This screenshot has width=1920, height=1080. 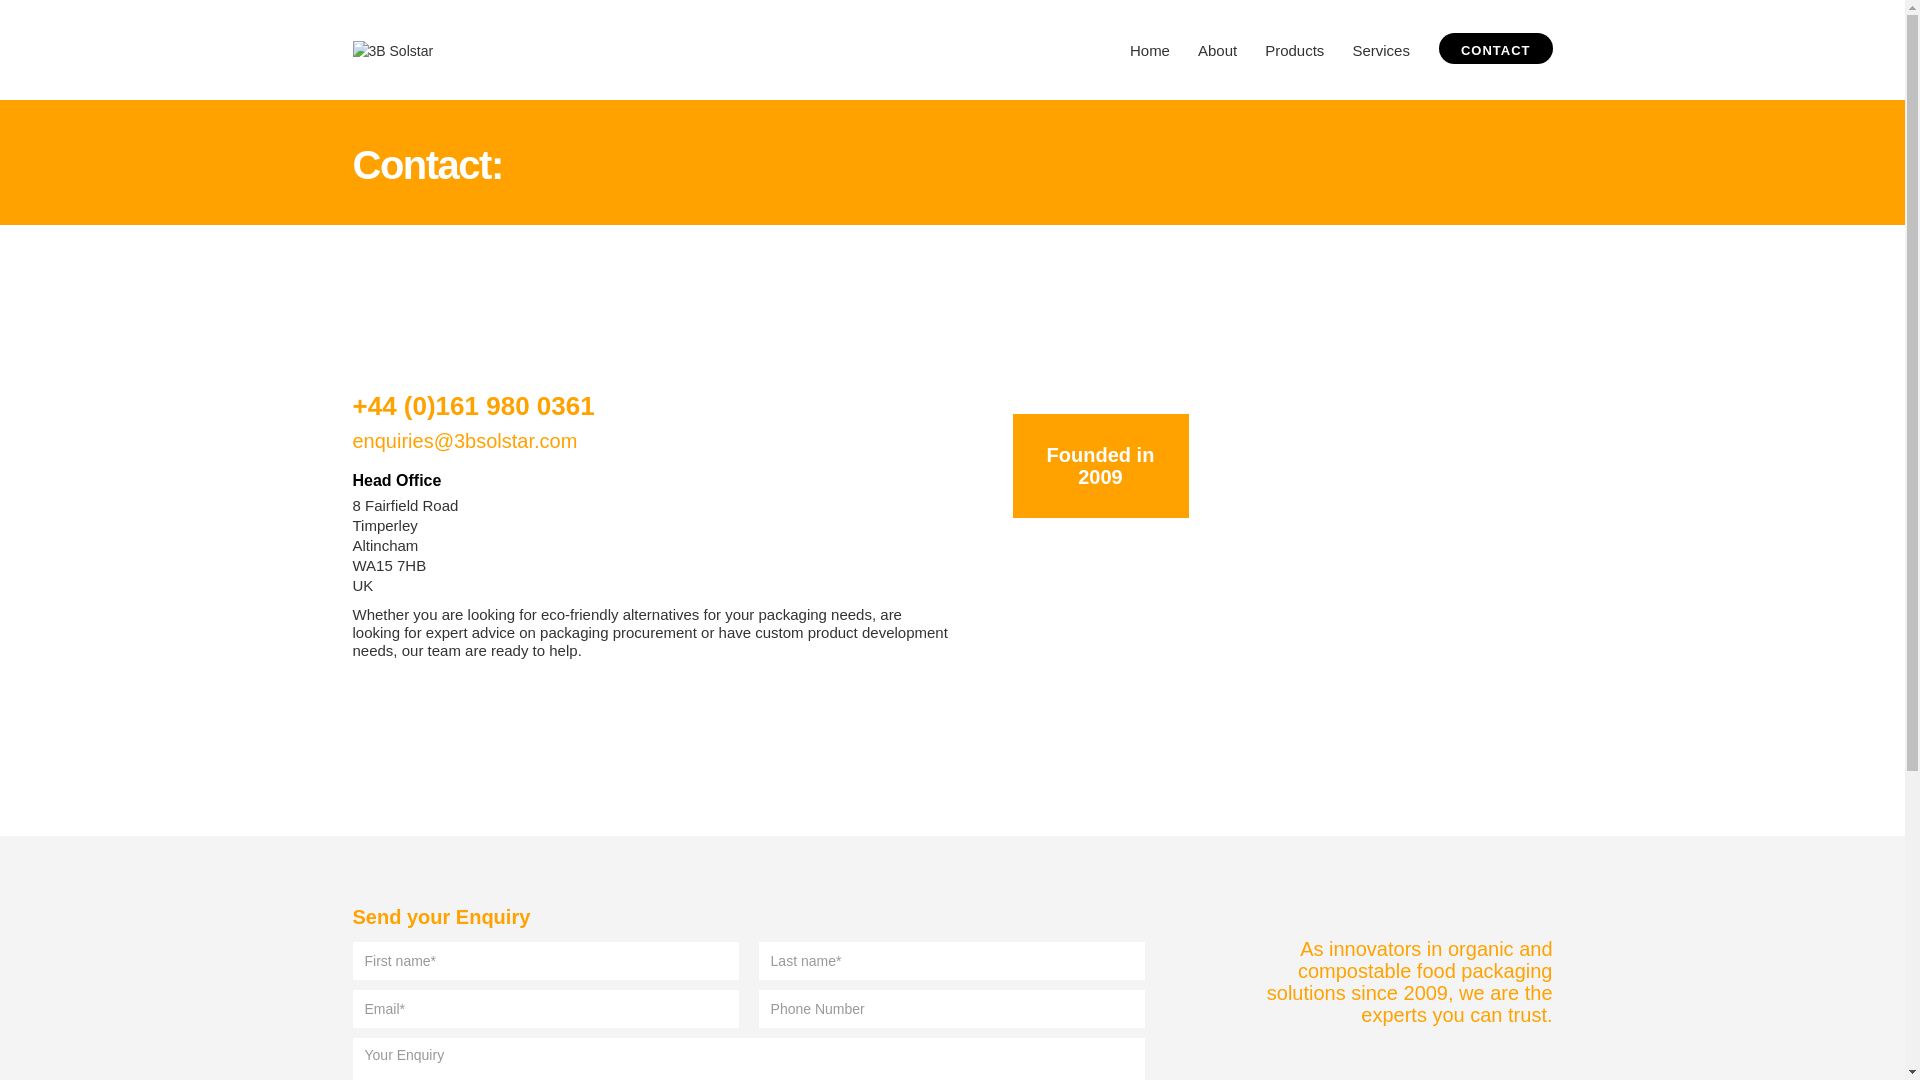 What do you see at coordinates (351, 439) in the screenshot?
I see `'enquiries@3bsolstar.com'` at bounding box center [351, 439].